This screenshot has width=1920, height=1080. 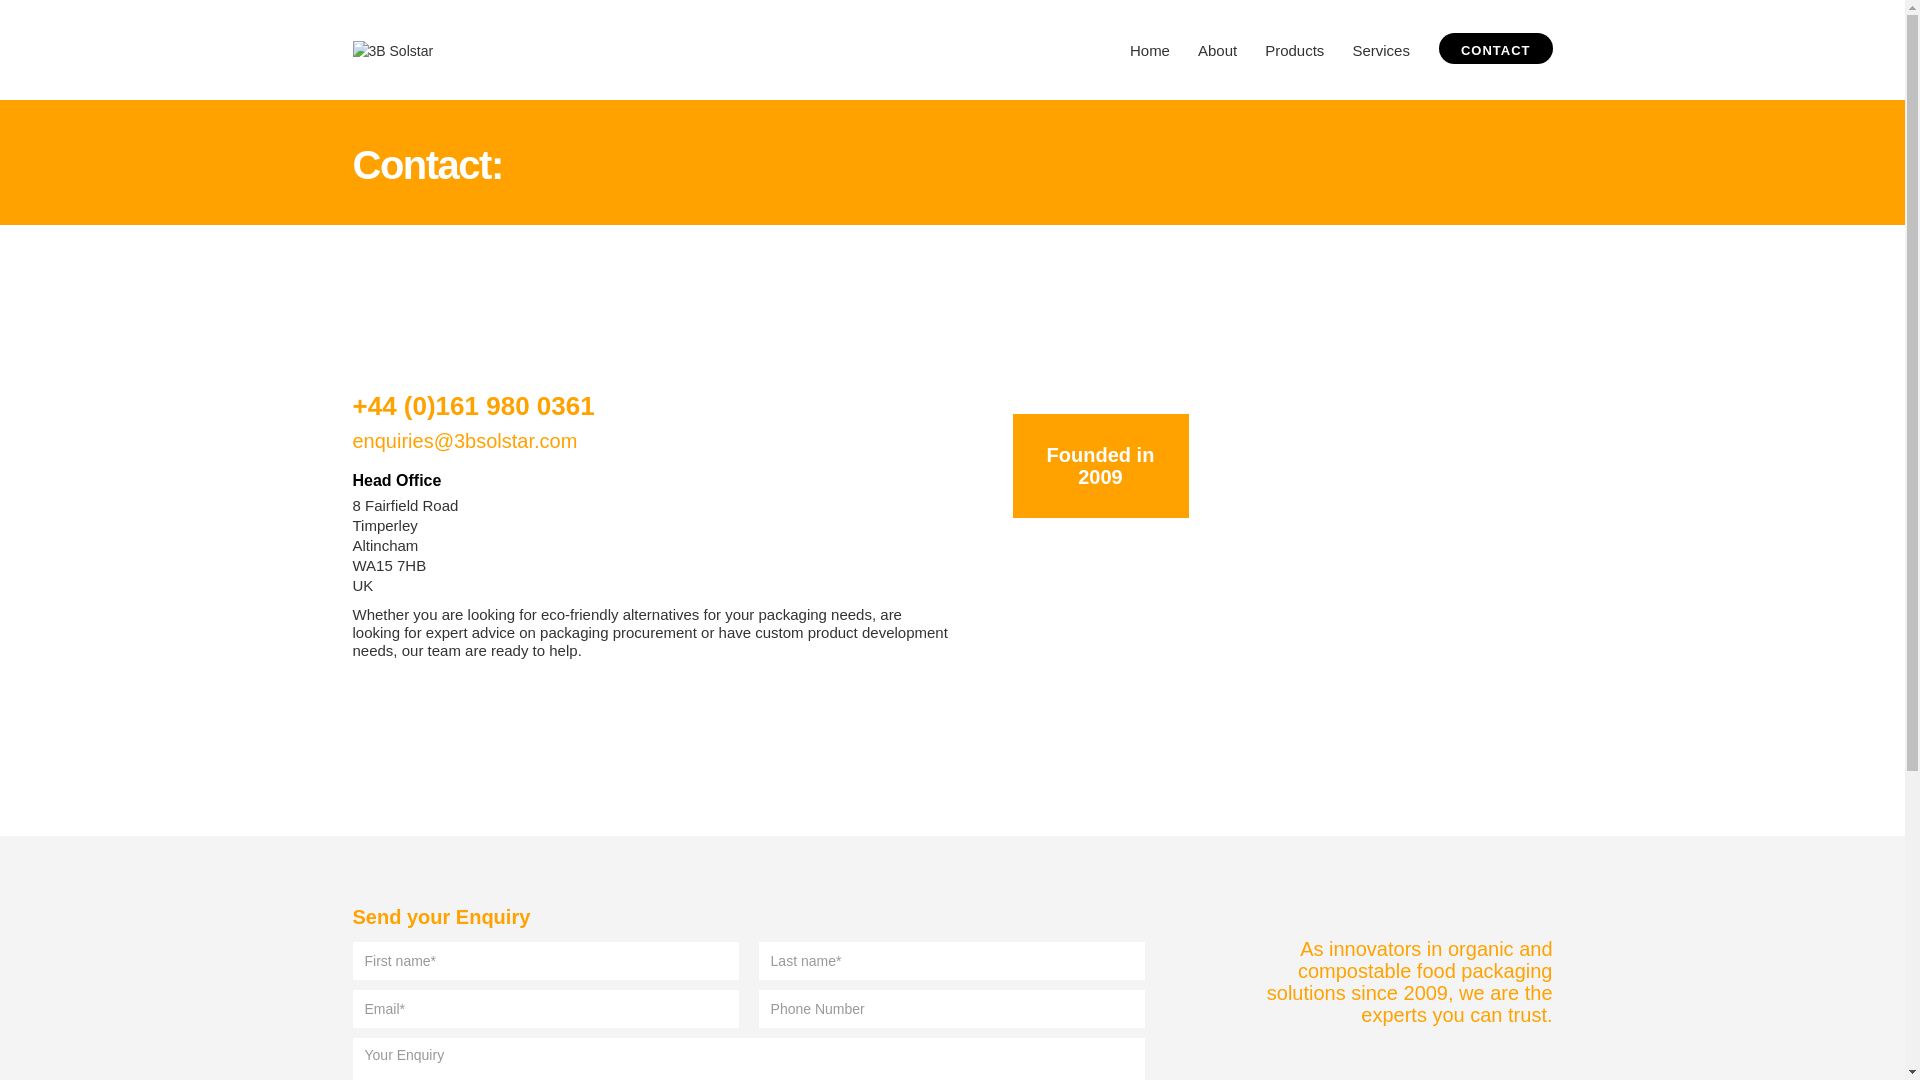 What do you see at coordinates (351, 439) in the screenshot?
I see `'enquiries@3bsolstar.com'` at bounding box center [351, 439].